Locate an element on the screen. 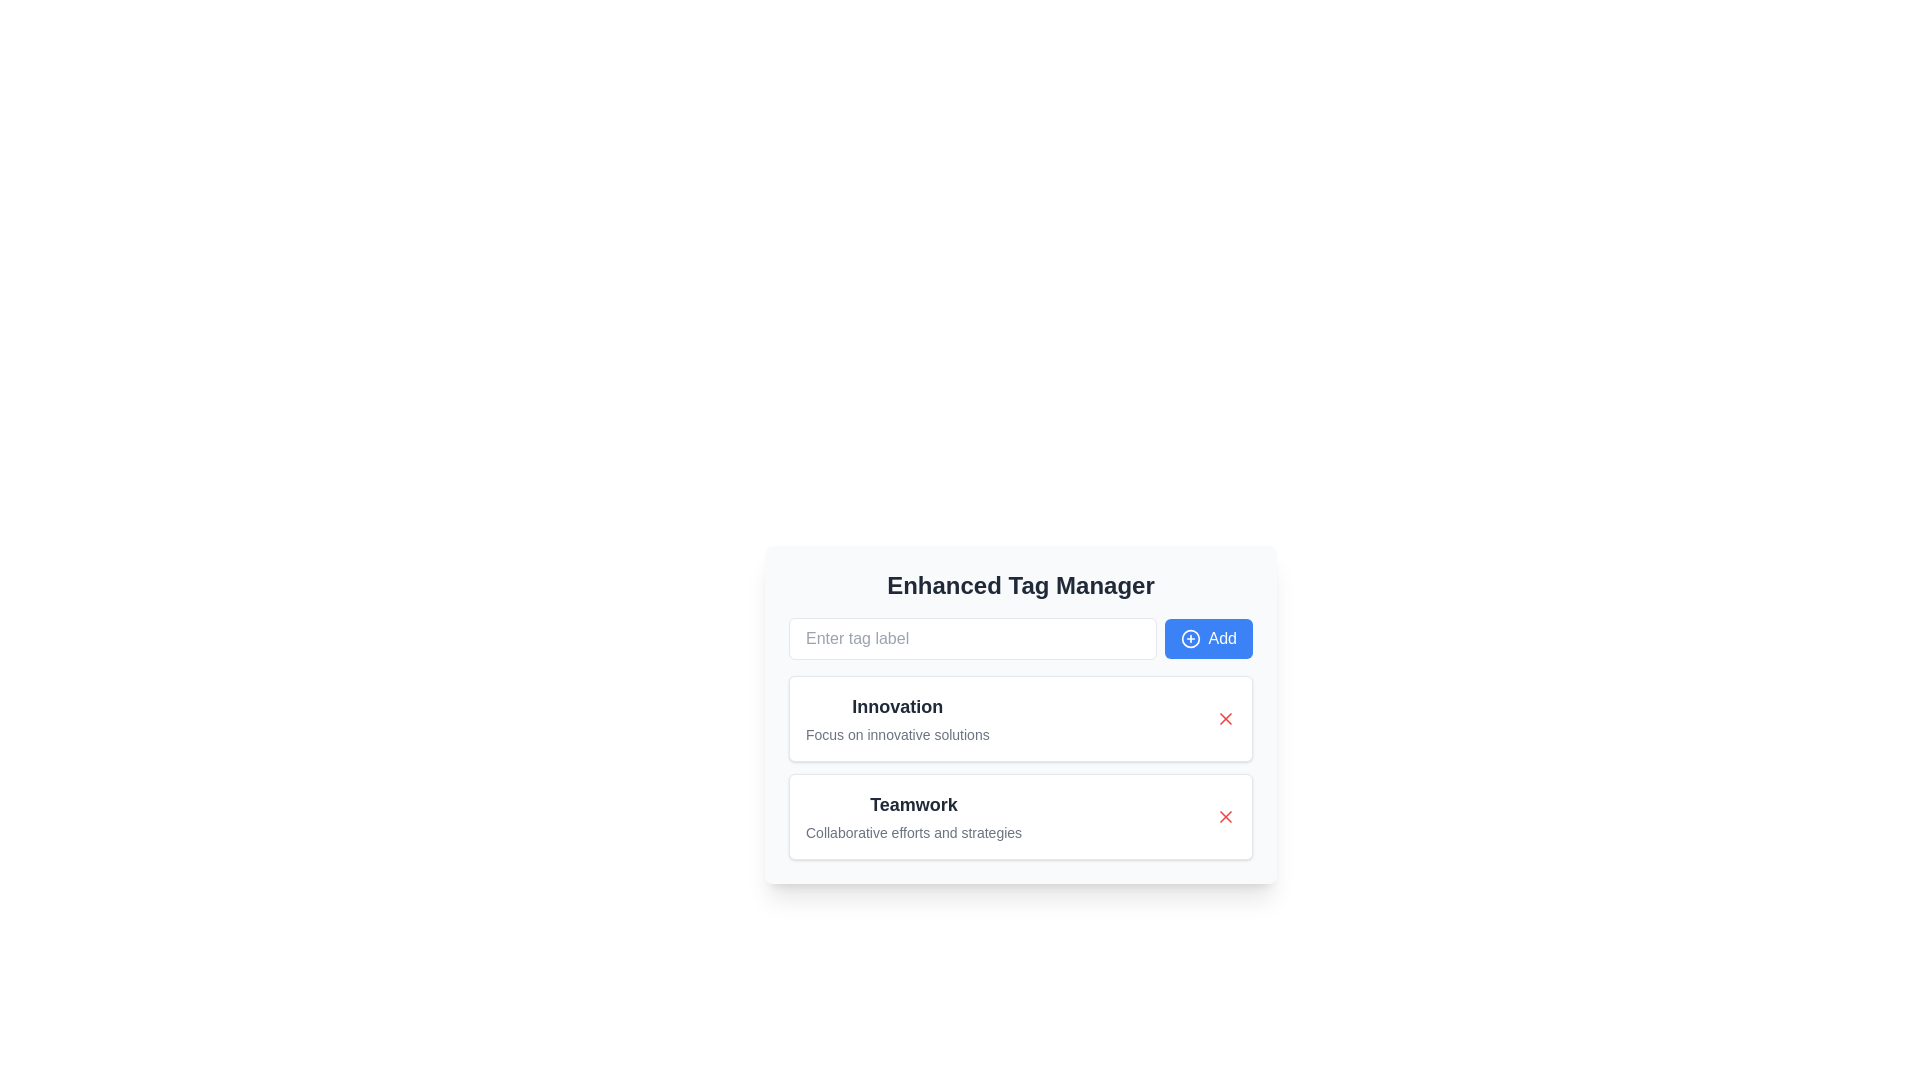 This screenshot has height=1080, width=1920. the Header text emphasizing 'Innovation' located centrally within the 'Enhanced Tag Manager' content box is located at coordinates (896, 705).